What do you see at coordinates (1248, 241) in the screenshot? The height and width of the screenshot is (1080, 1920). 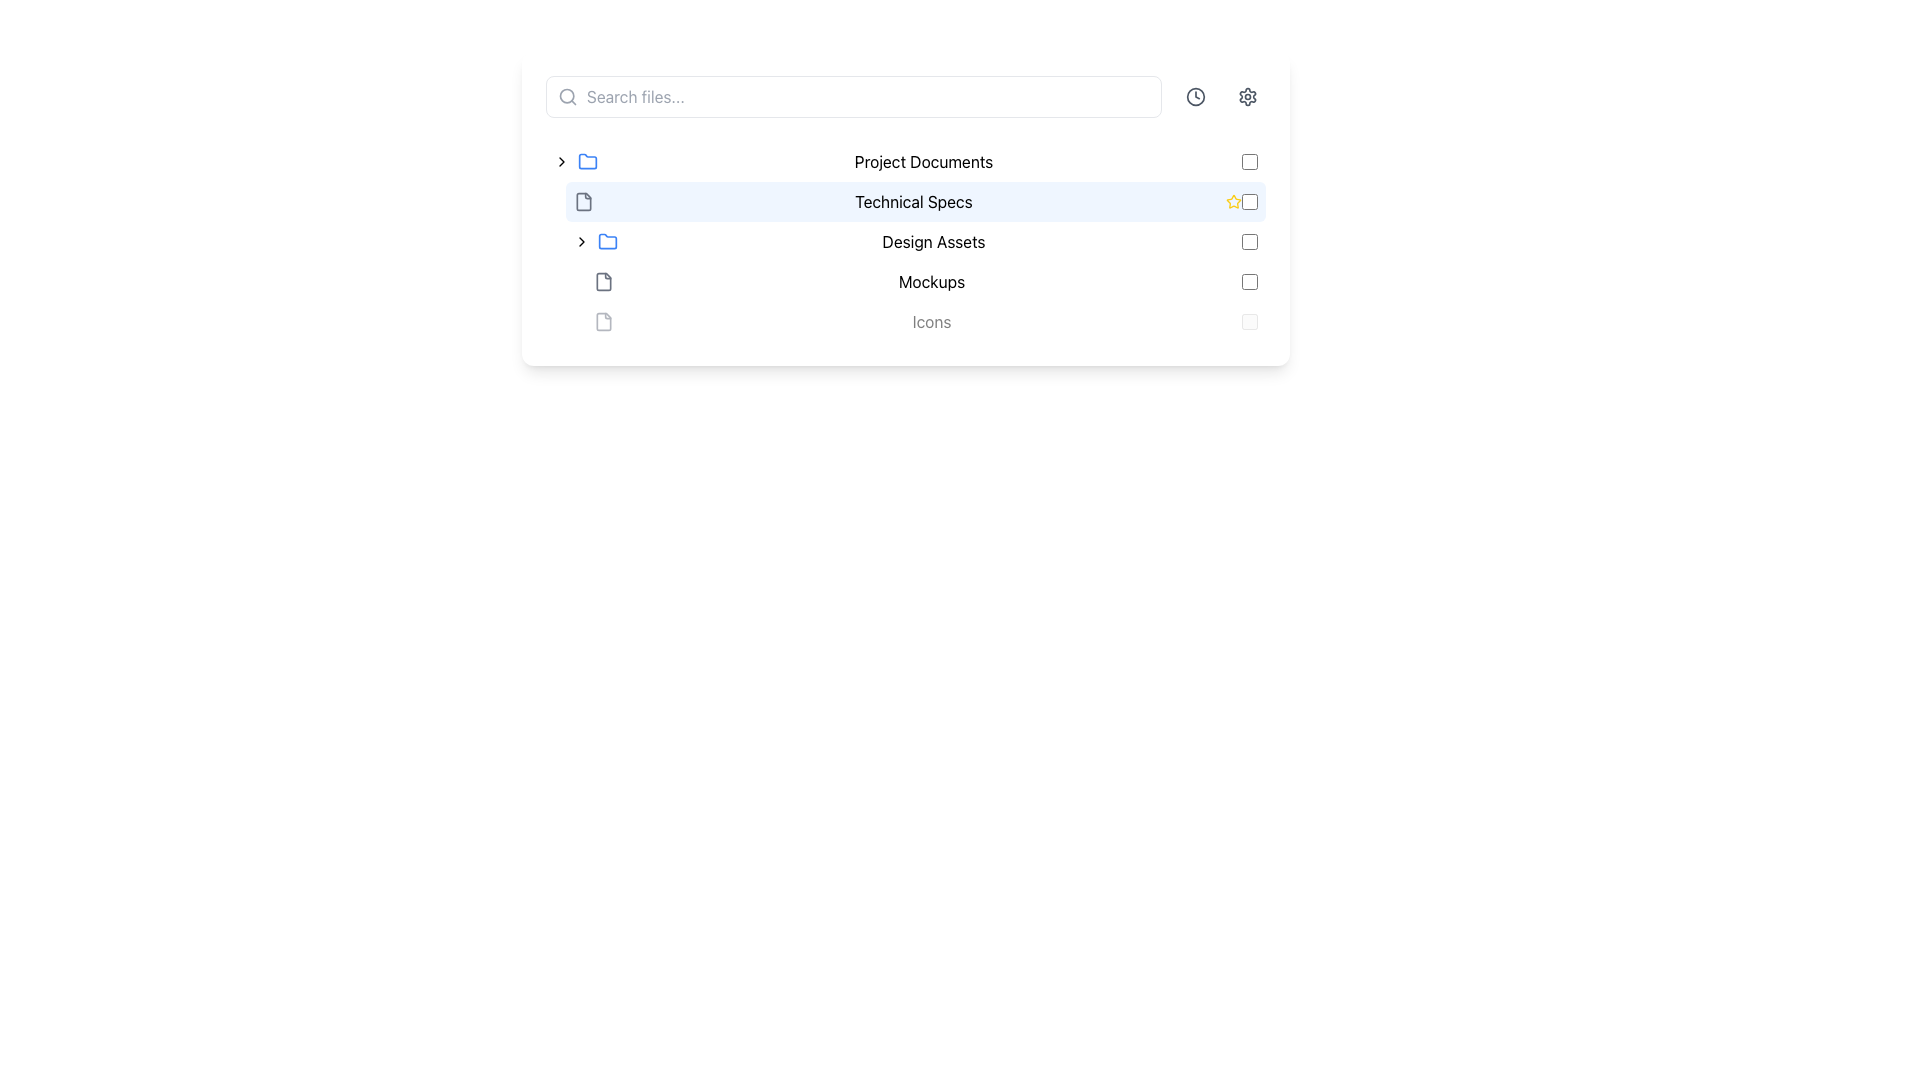 I see `the checkbox located to the far-right of the 'Design Assets' row` at bounding box center [1248, 241].